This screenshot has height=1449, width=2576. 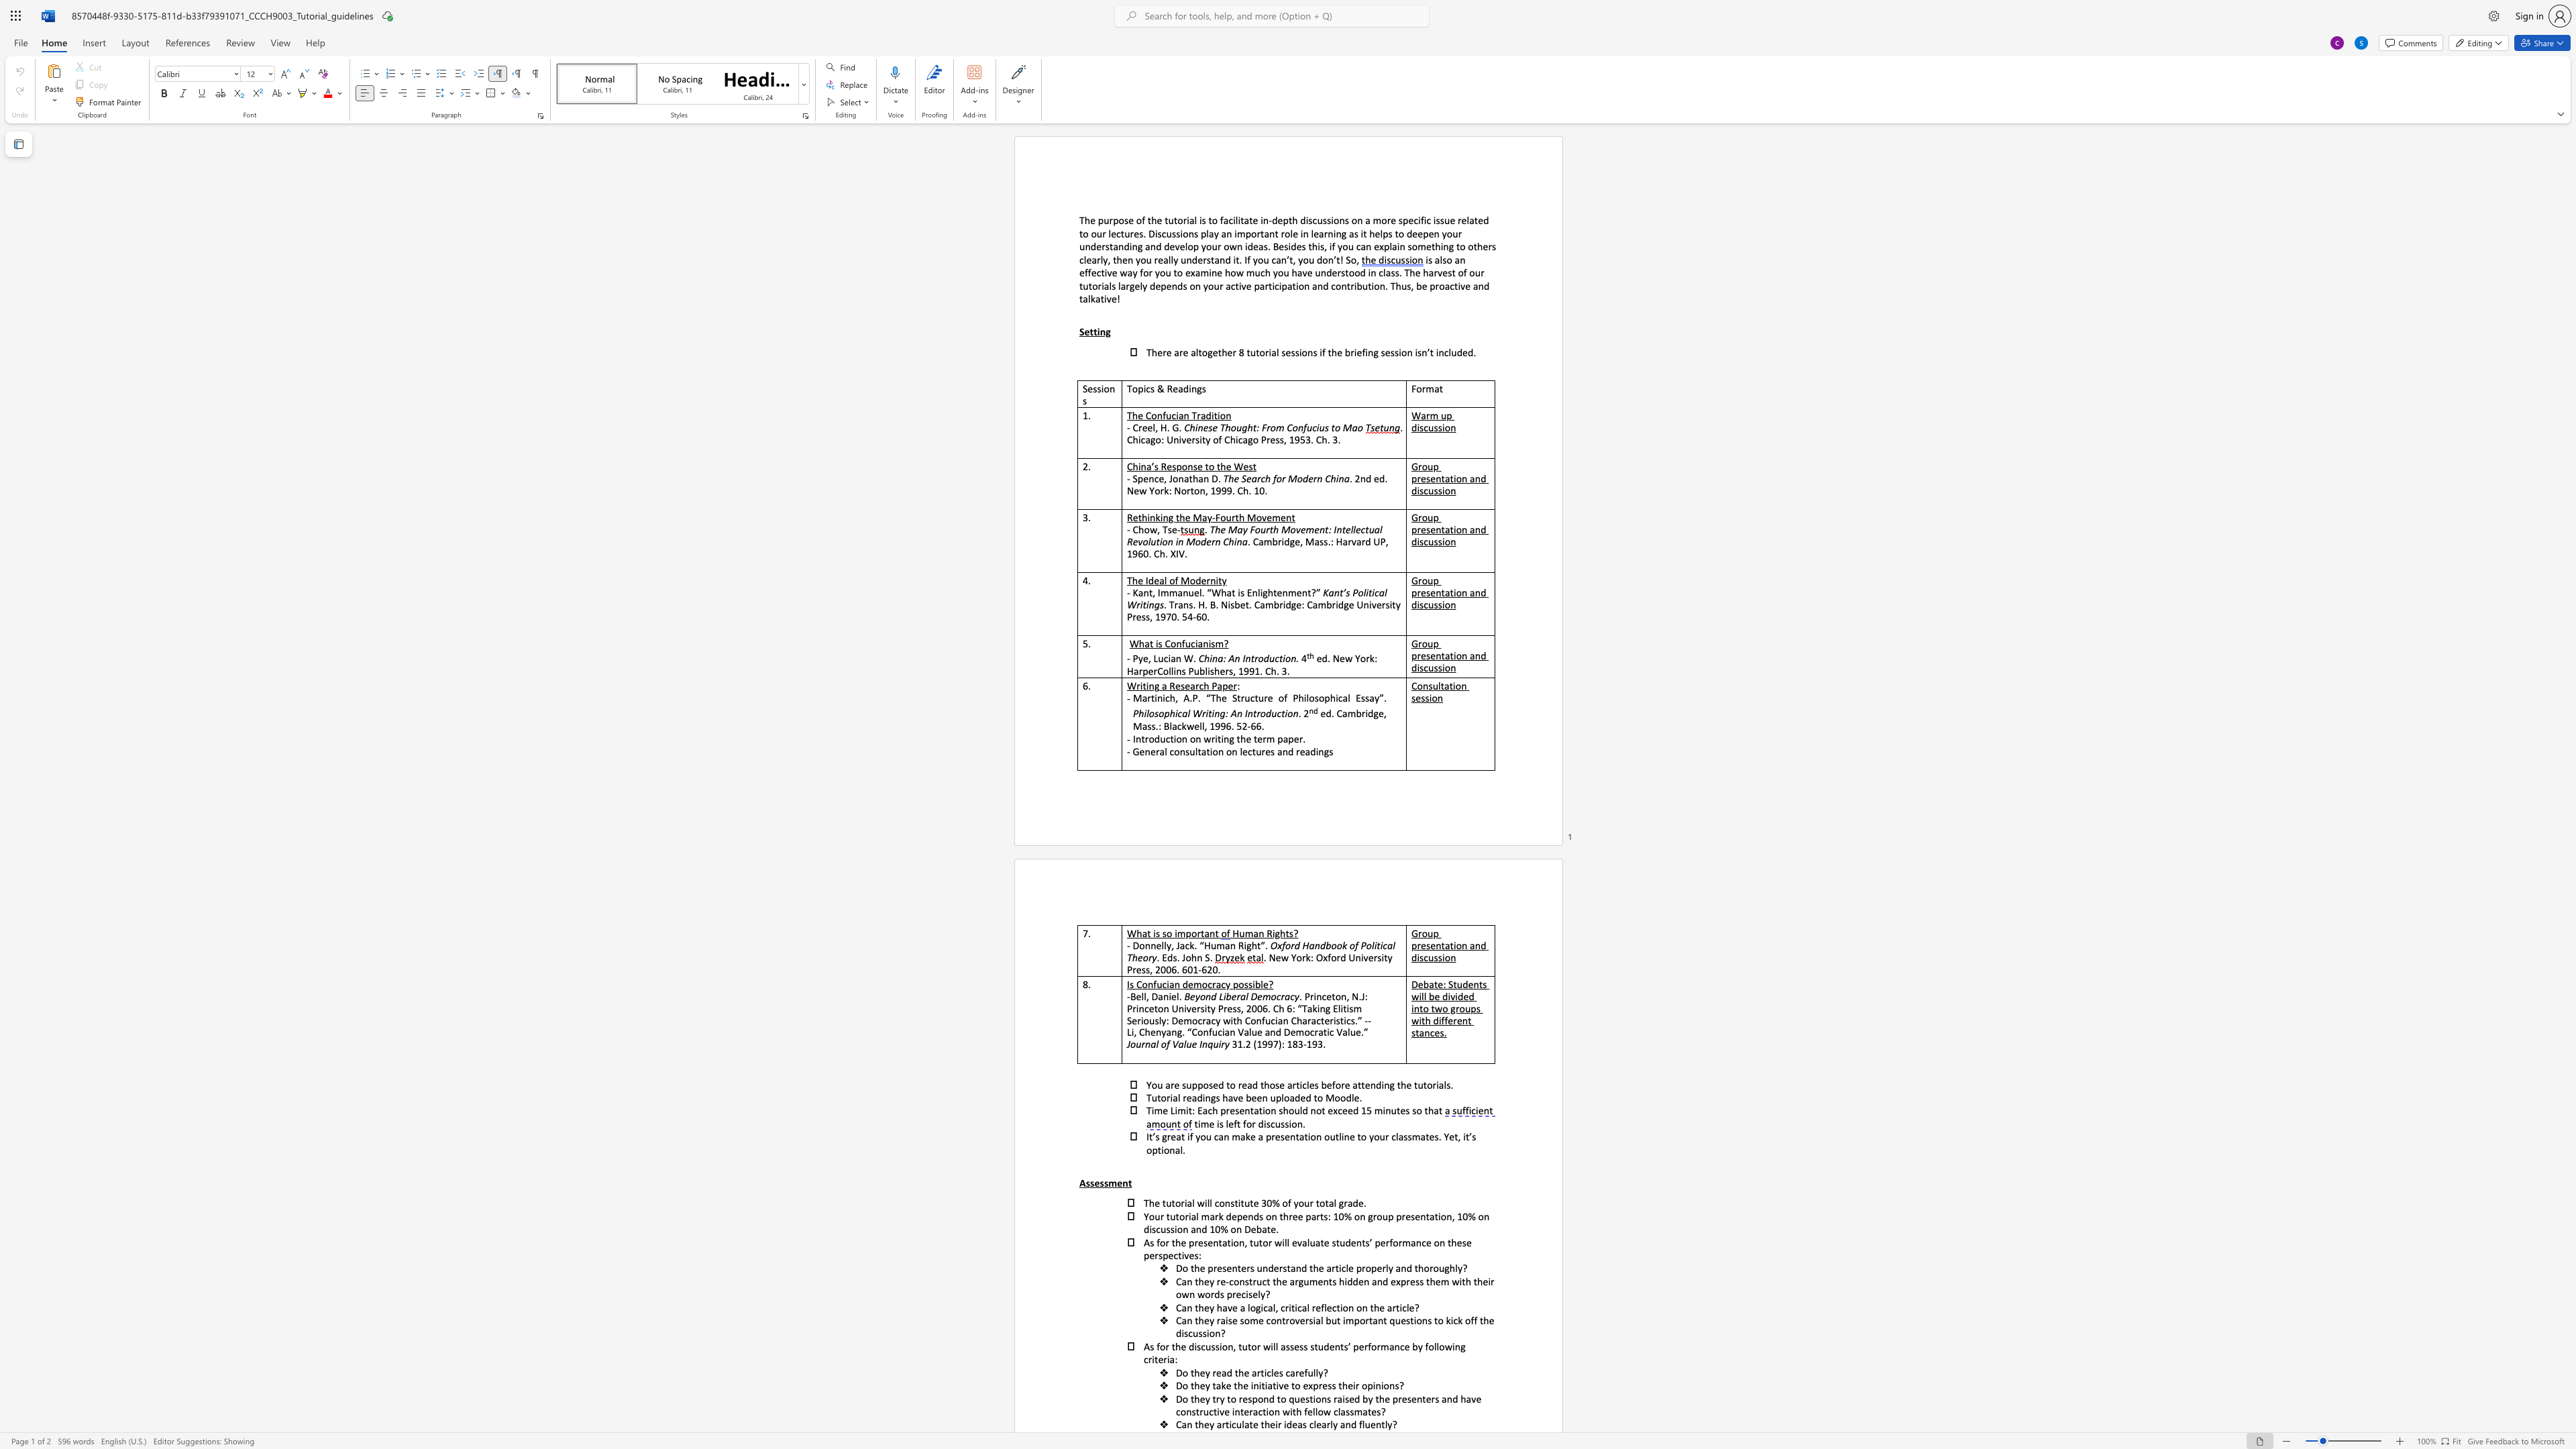 I want to click on the subset text "acilitat" within the text "facilitate", so click(x=1223, y=219).